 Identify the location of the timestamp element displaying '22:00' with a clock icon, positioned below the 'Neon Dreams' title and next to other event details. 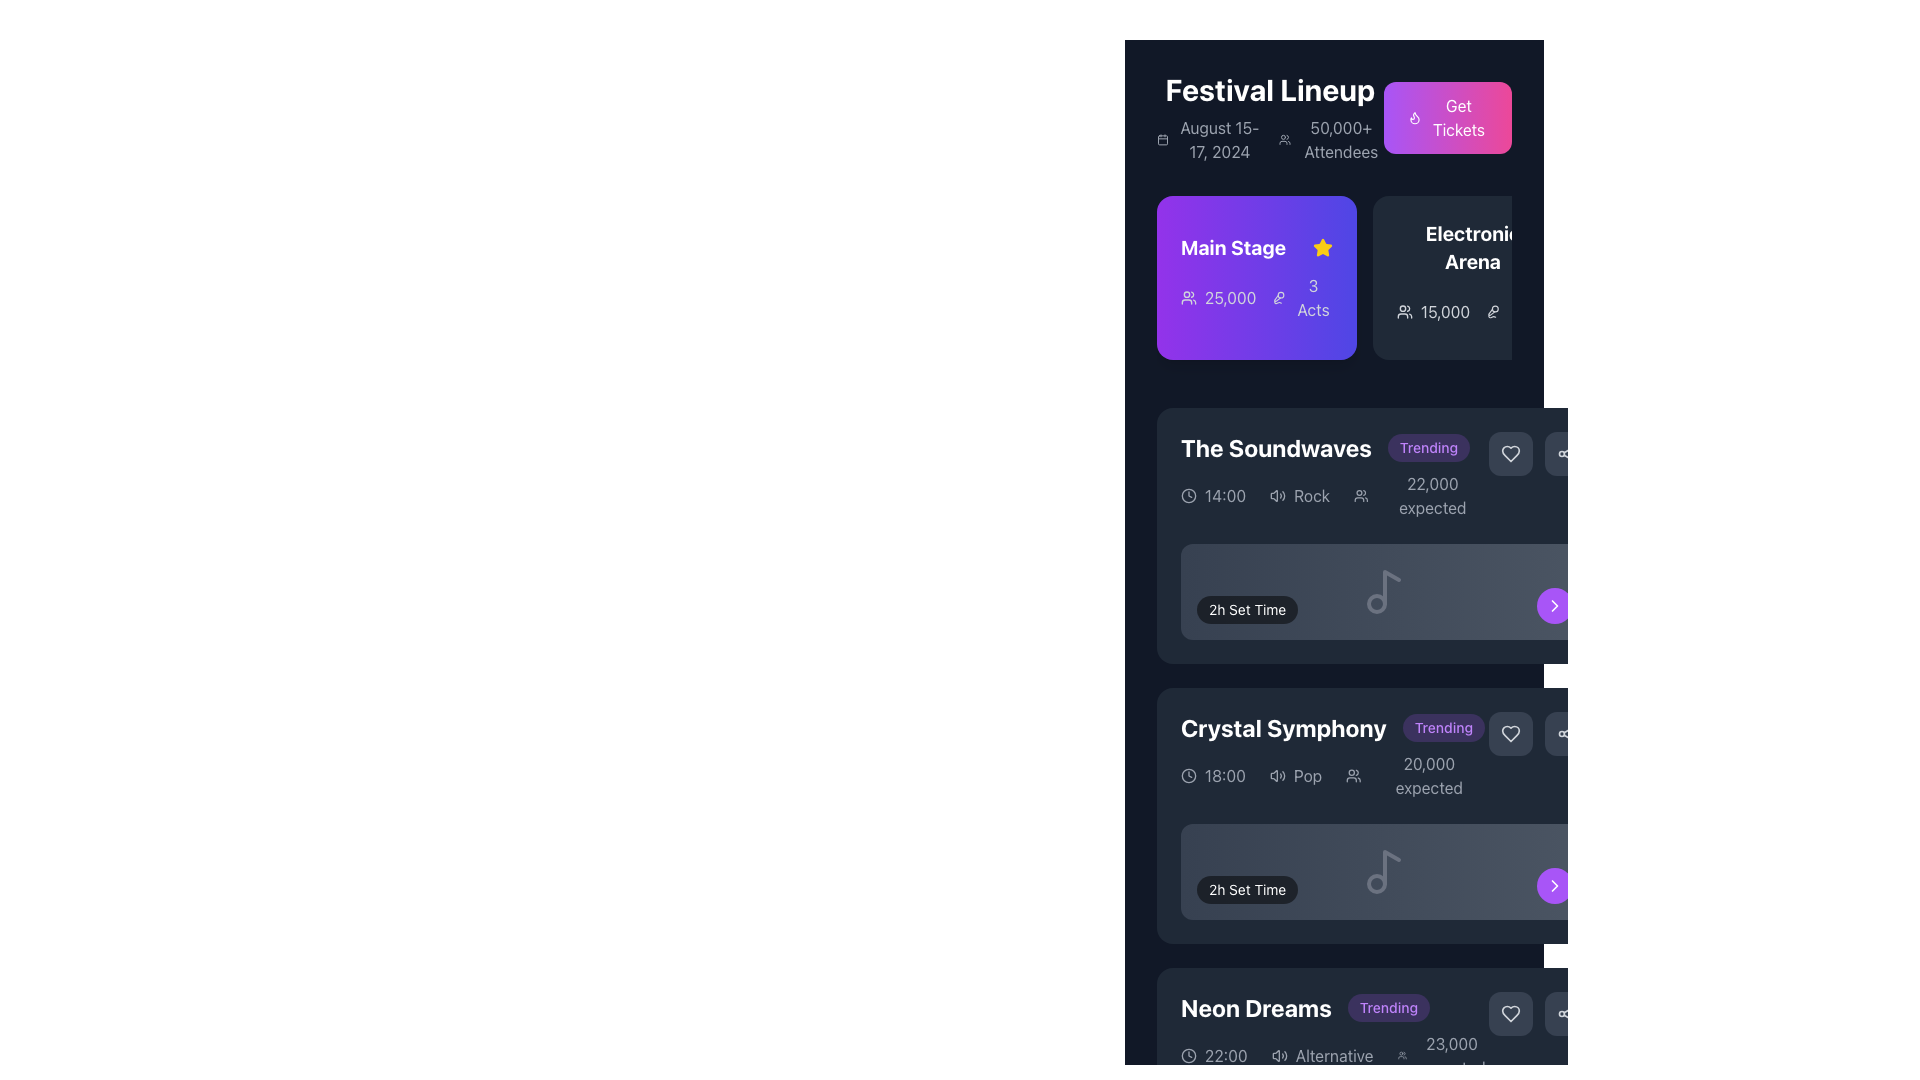
(1213, 1055).